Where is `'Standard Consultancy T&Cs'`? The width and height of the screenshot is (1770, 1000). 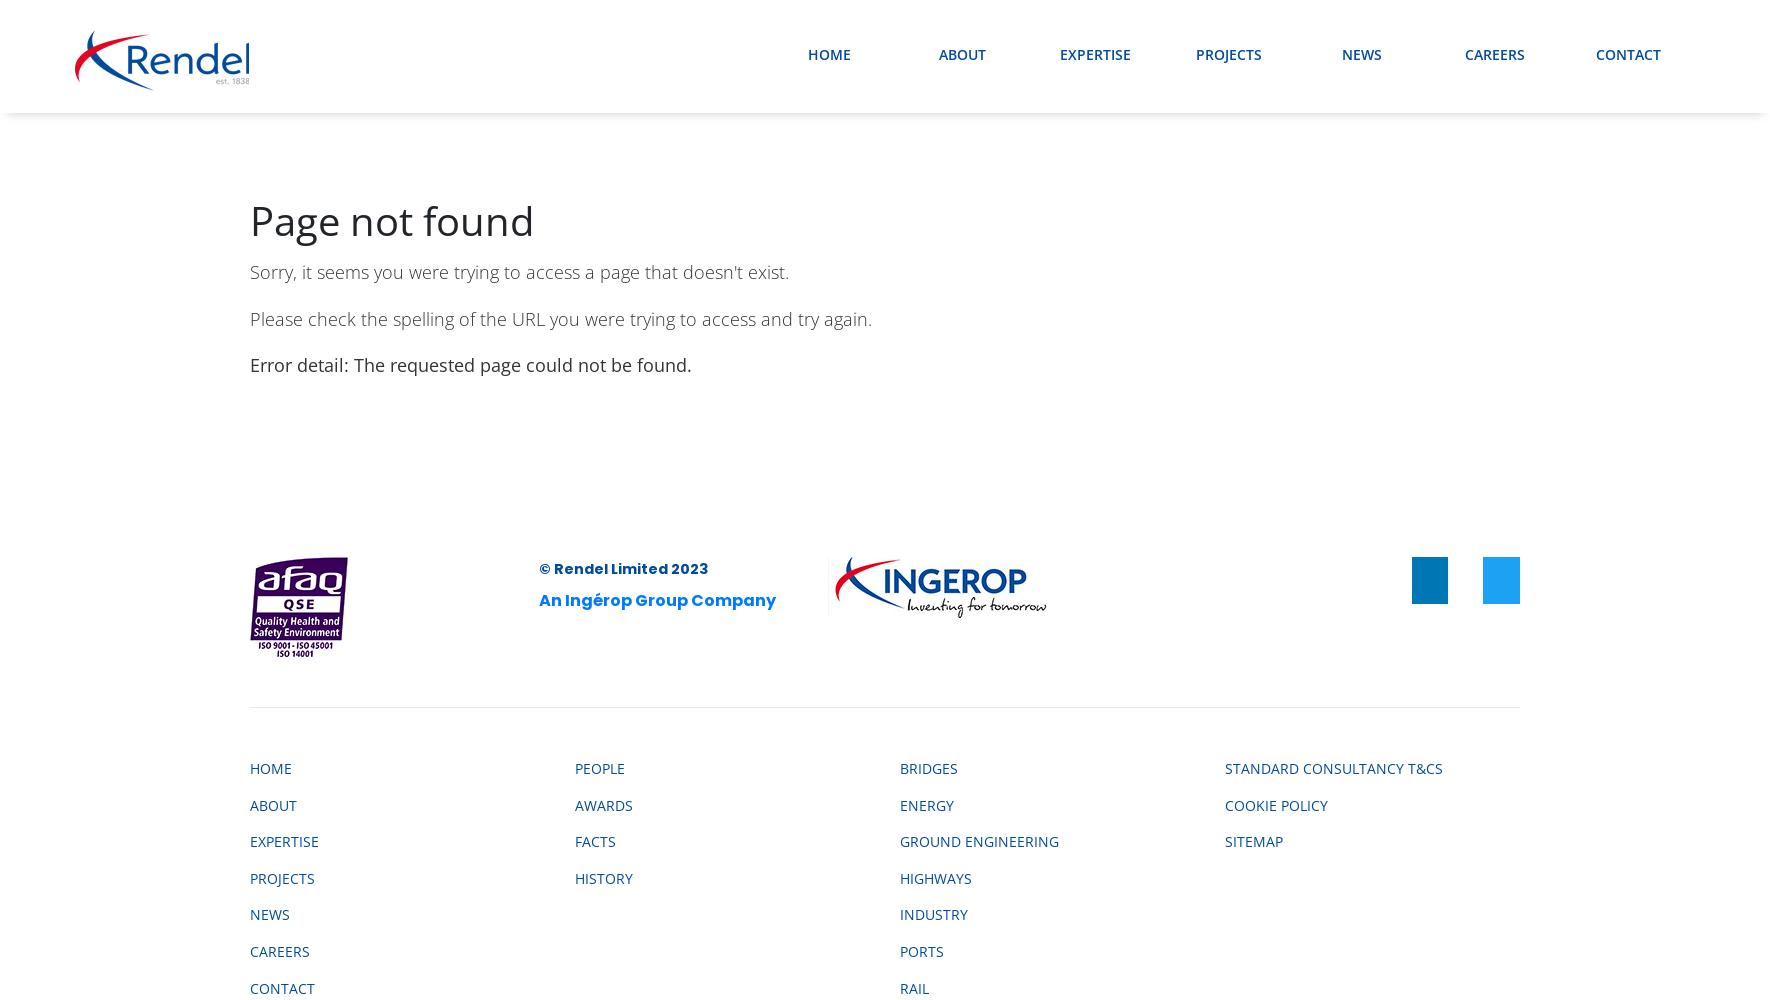 'Standard Consultancy T&Cs' is located at coordinates (1334, 768).